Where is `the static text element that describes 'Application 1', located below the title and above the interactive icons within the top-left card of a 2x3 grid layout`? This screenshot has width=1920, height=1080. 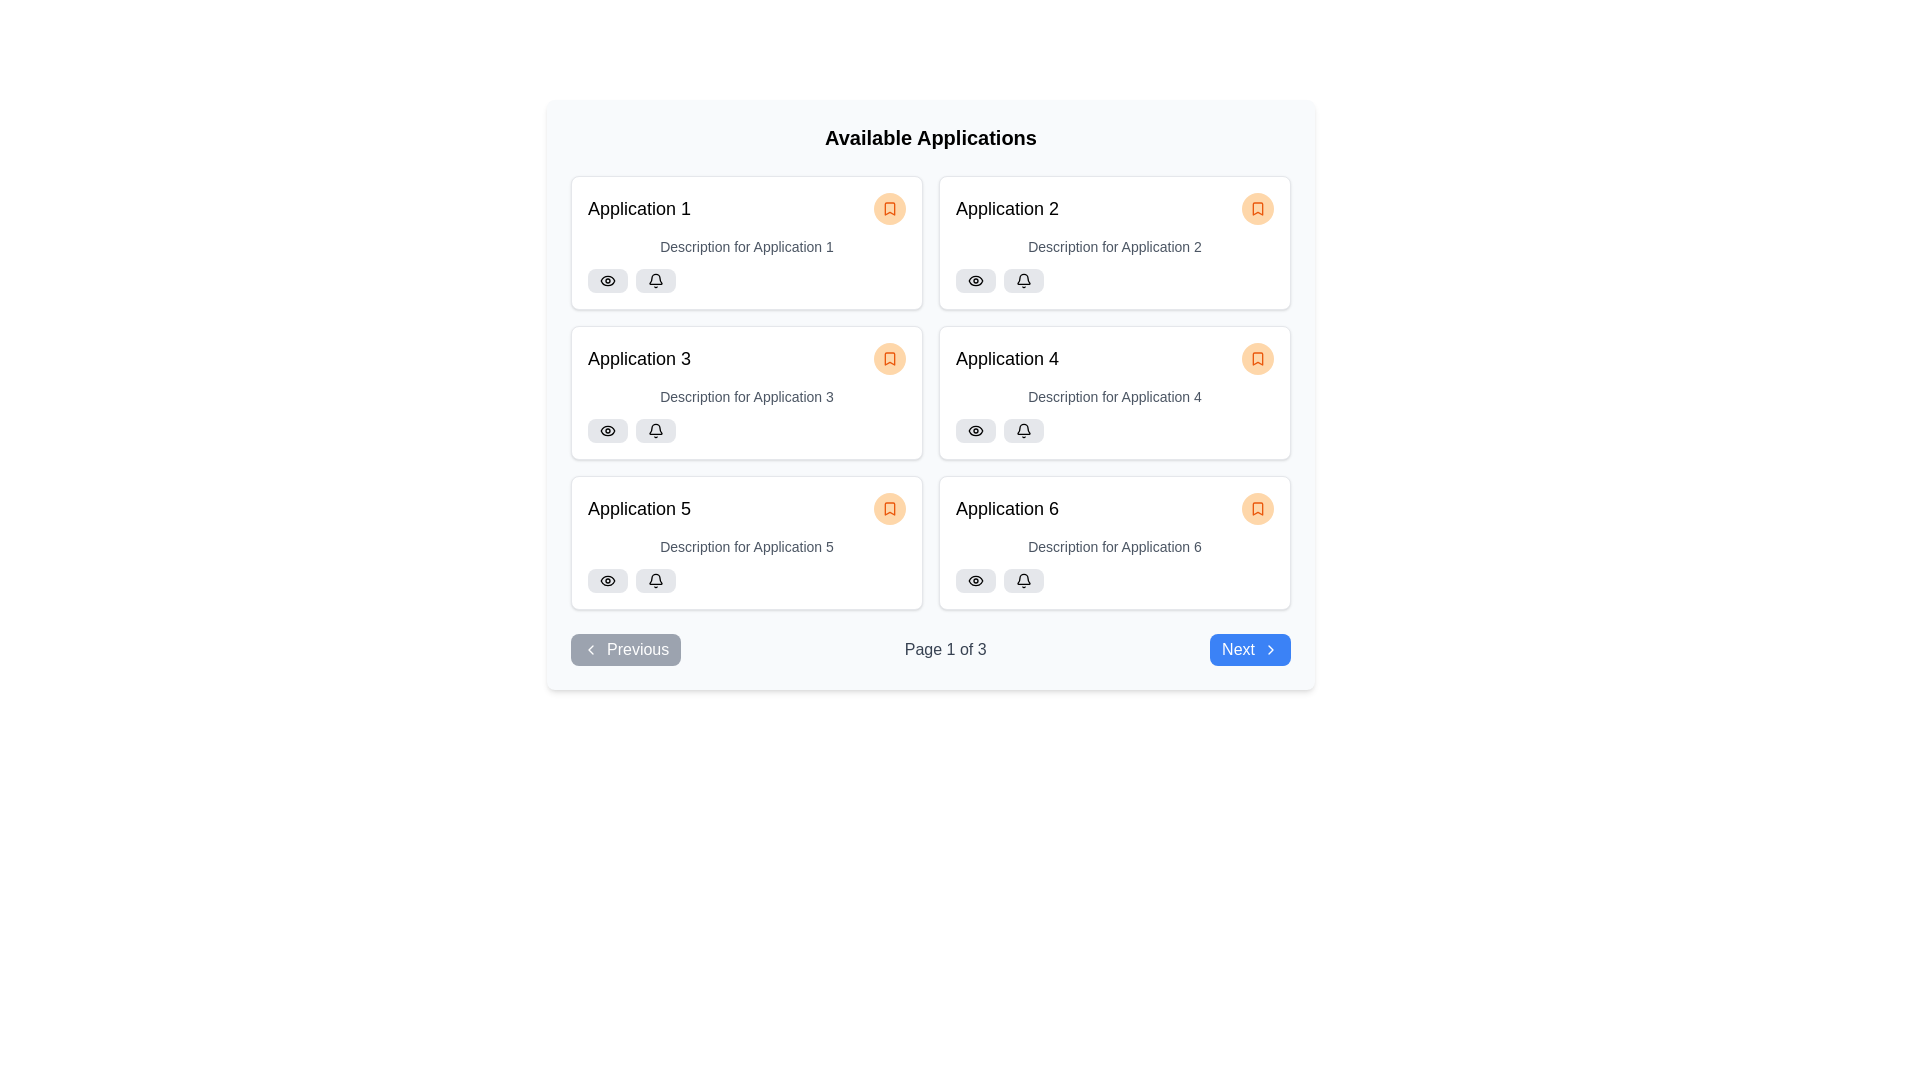
the static text element that describes 'Application 1', located below the title and above the interactive icons within the top-left card of a 2x3 grid layout is located at coordinates (746, 245).